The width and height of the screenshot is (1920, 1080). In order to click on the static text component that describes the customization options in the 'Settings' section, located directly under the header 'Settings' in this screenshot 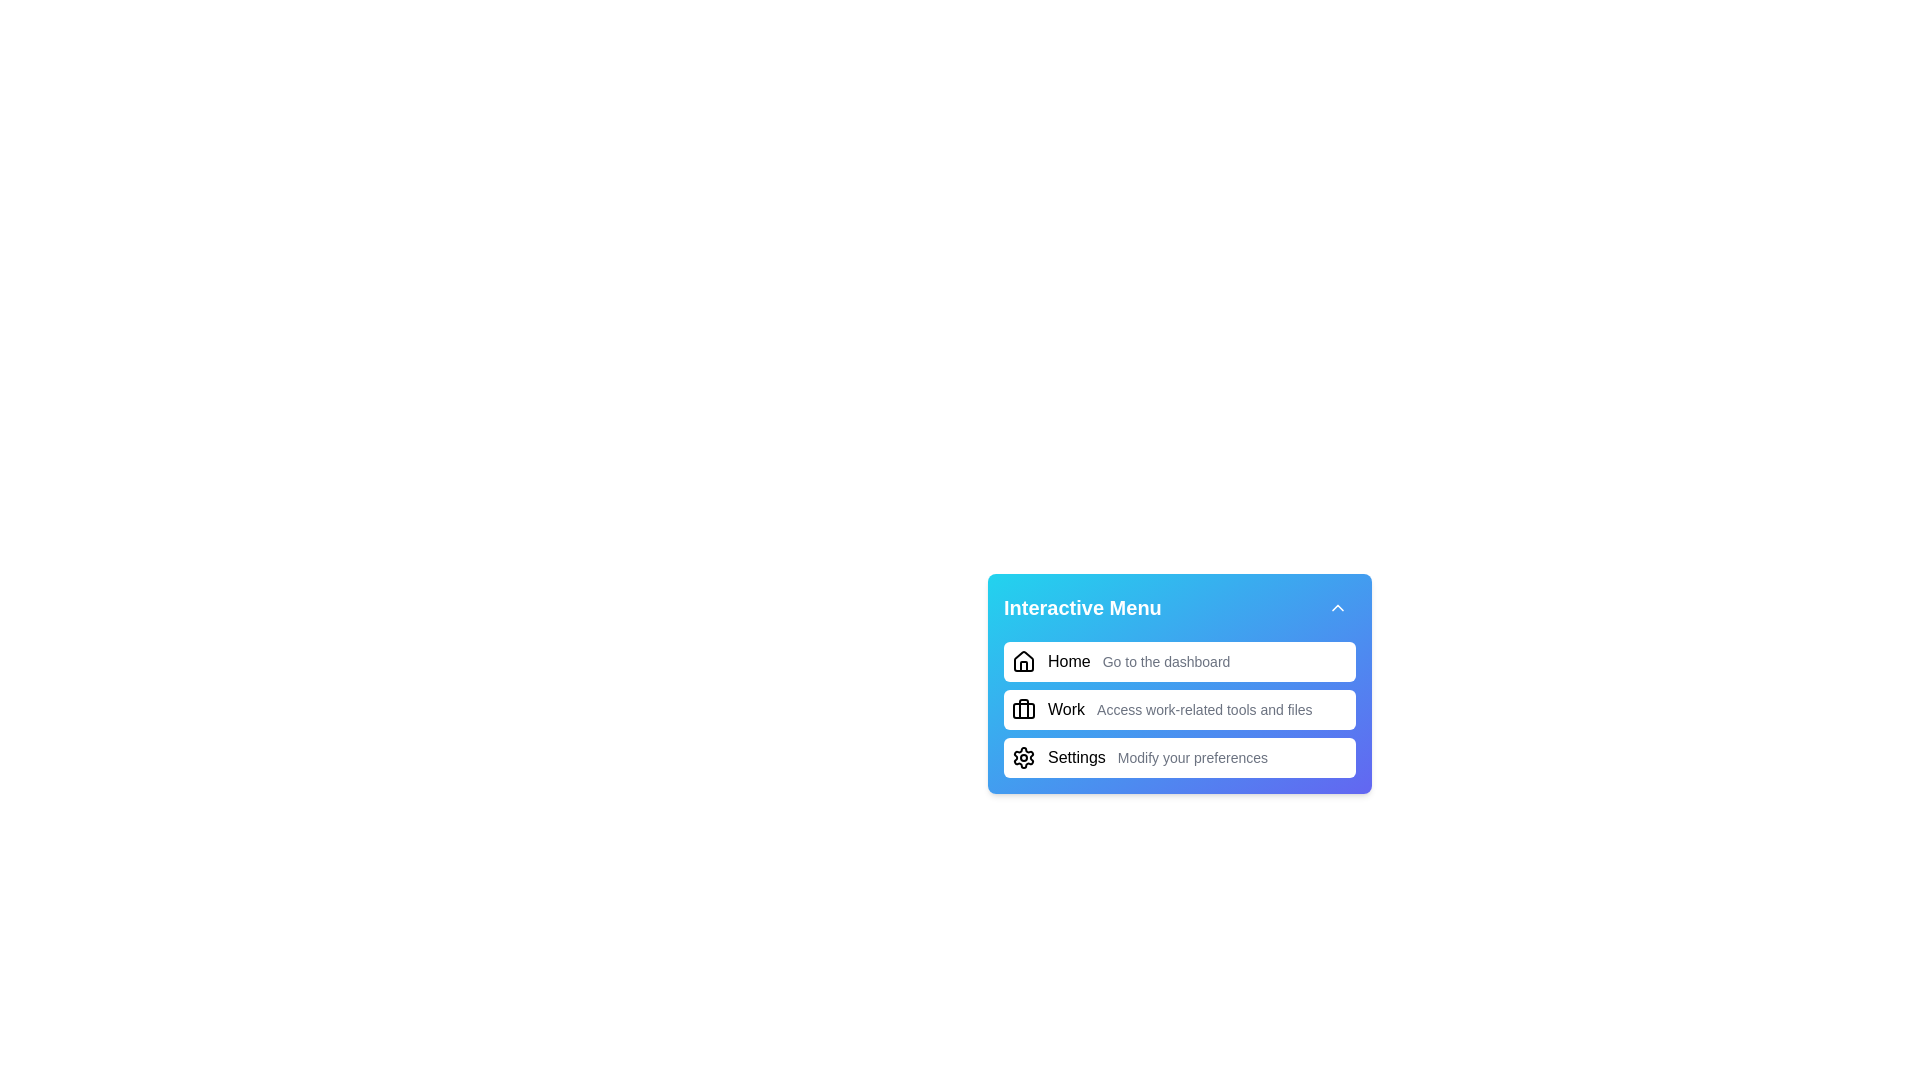, I will do `click(1192, 758)`.